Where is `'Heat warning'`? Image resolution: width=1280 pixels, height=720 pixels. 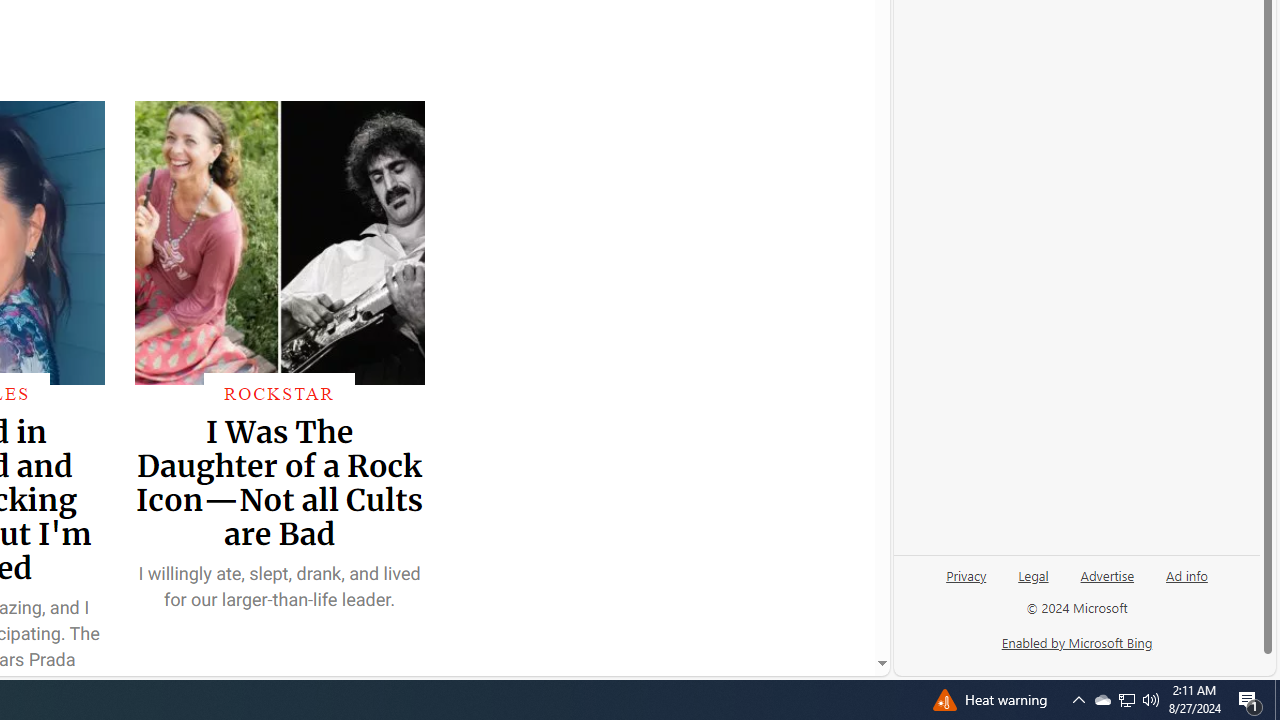
'Heat warning' is located at coordinates (989, 698).